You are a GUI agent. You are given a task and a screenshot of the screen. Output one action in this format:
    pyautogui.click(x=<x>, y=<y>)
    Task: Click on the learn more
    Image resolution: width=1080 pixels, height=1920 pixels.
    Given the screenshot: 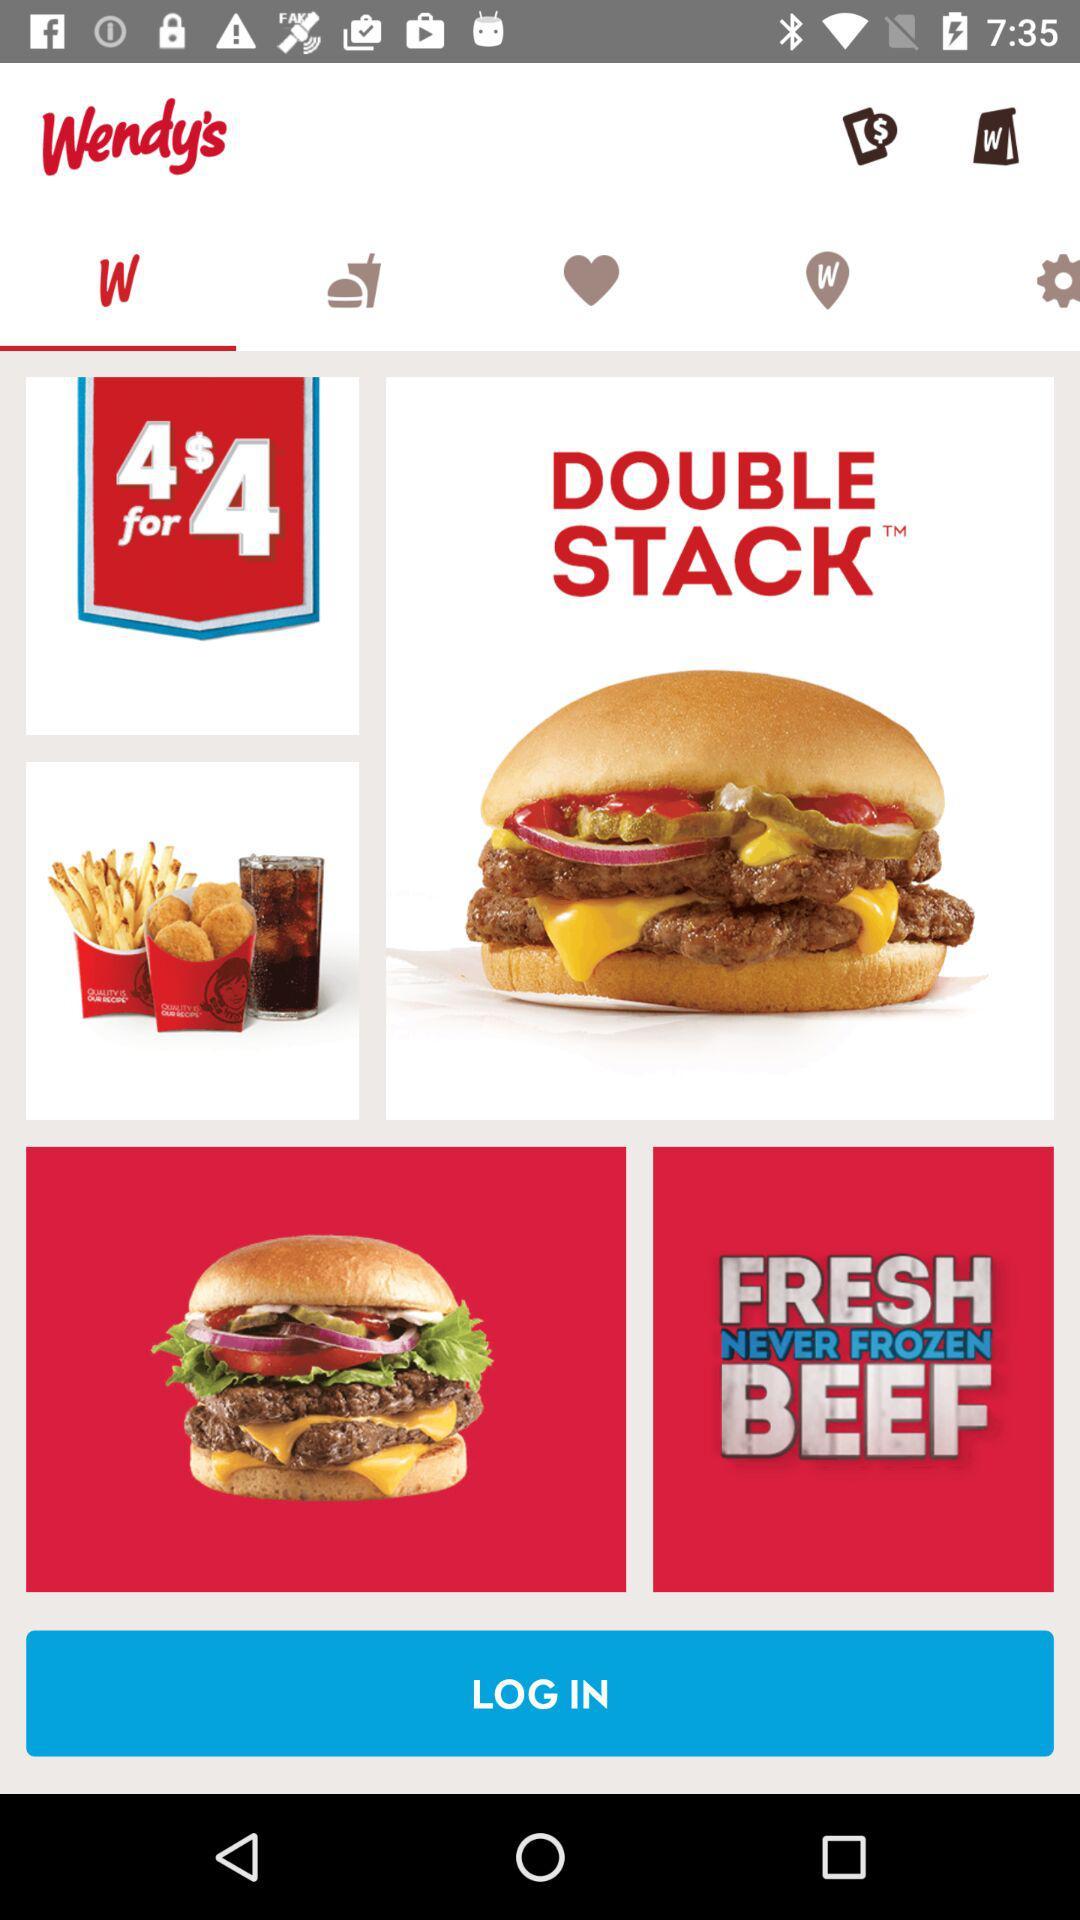 What is the action you would take?
    pyautogui.click(x=853, y=1368)
    